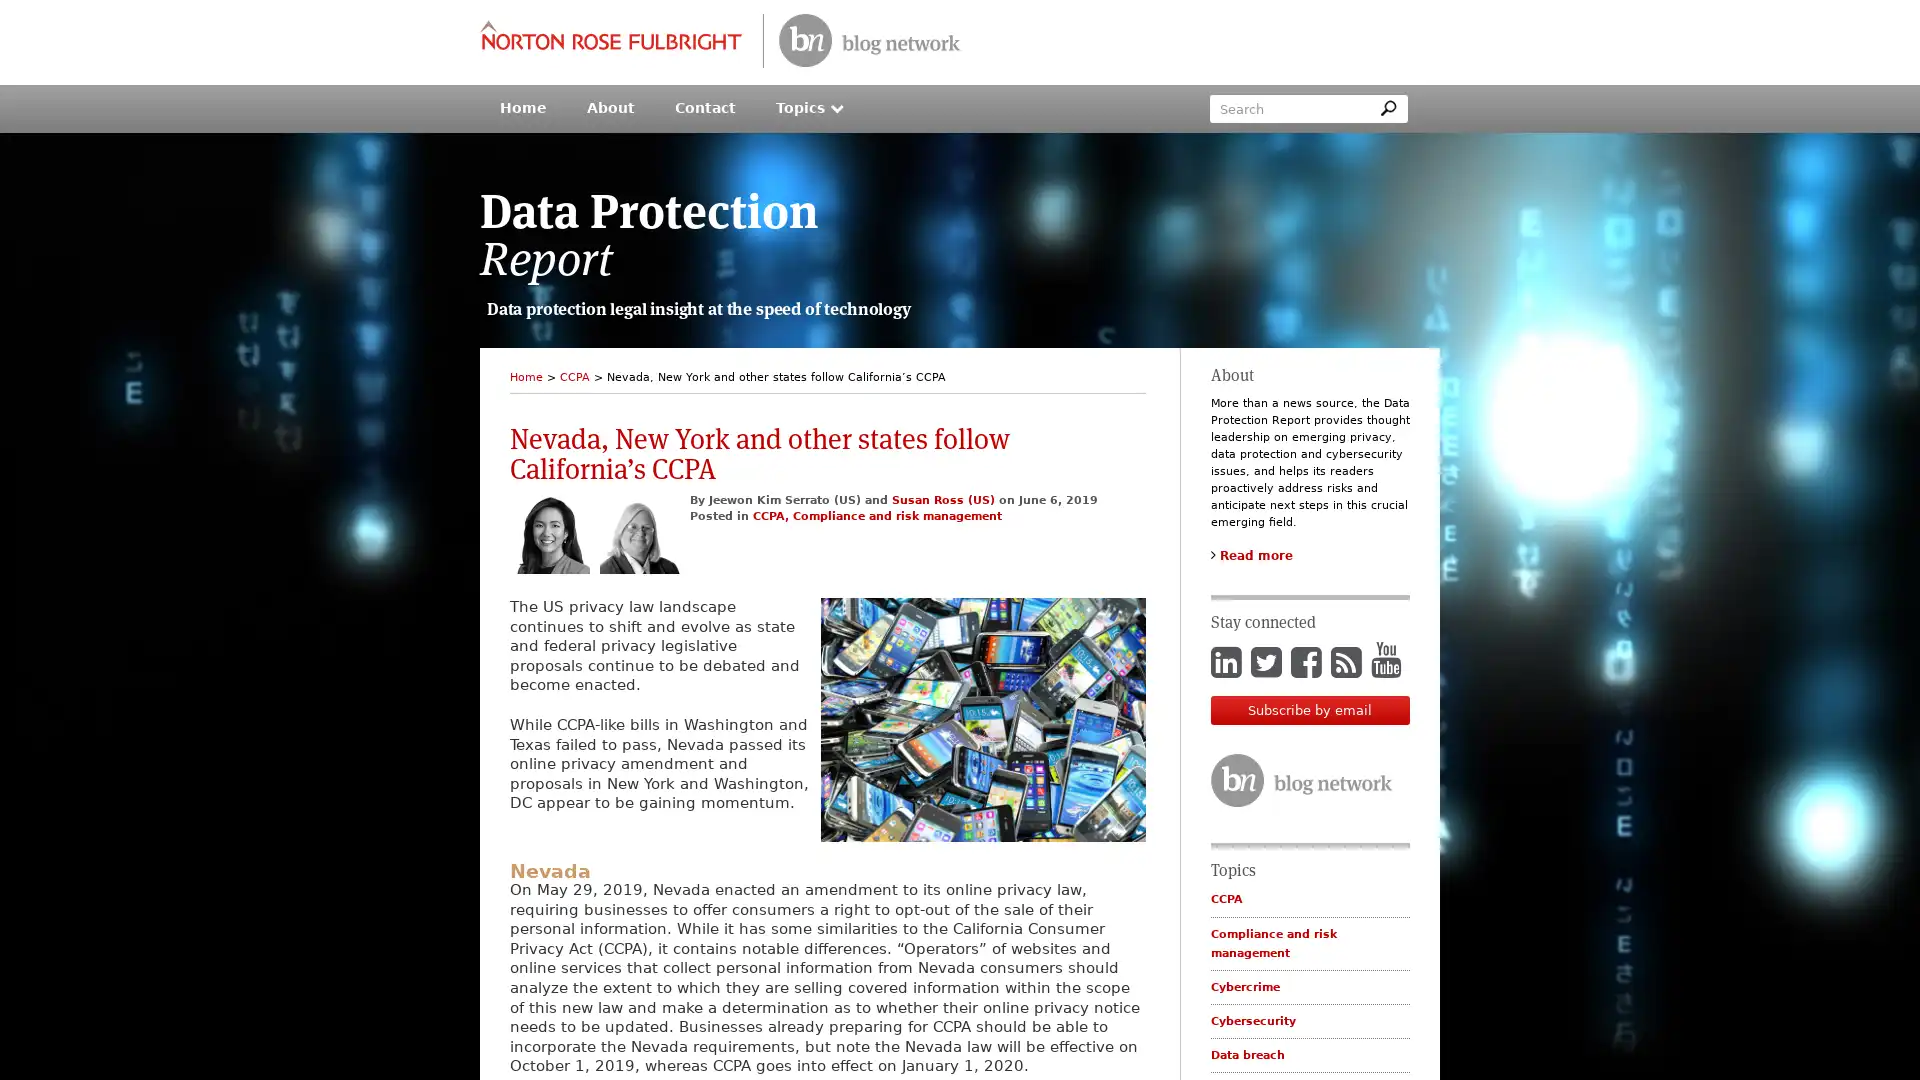 This screenshot has height=1080, width=1920. Describe the element at coordinates (1386, 108) in the screenshot. I see `Go` at that location.